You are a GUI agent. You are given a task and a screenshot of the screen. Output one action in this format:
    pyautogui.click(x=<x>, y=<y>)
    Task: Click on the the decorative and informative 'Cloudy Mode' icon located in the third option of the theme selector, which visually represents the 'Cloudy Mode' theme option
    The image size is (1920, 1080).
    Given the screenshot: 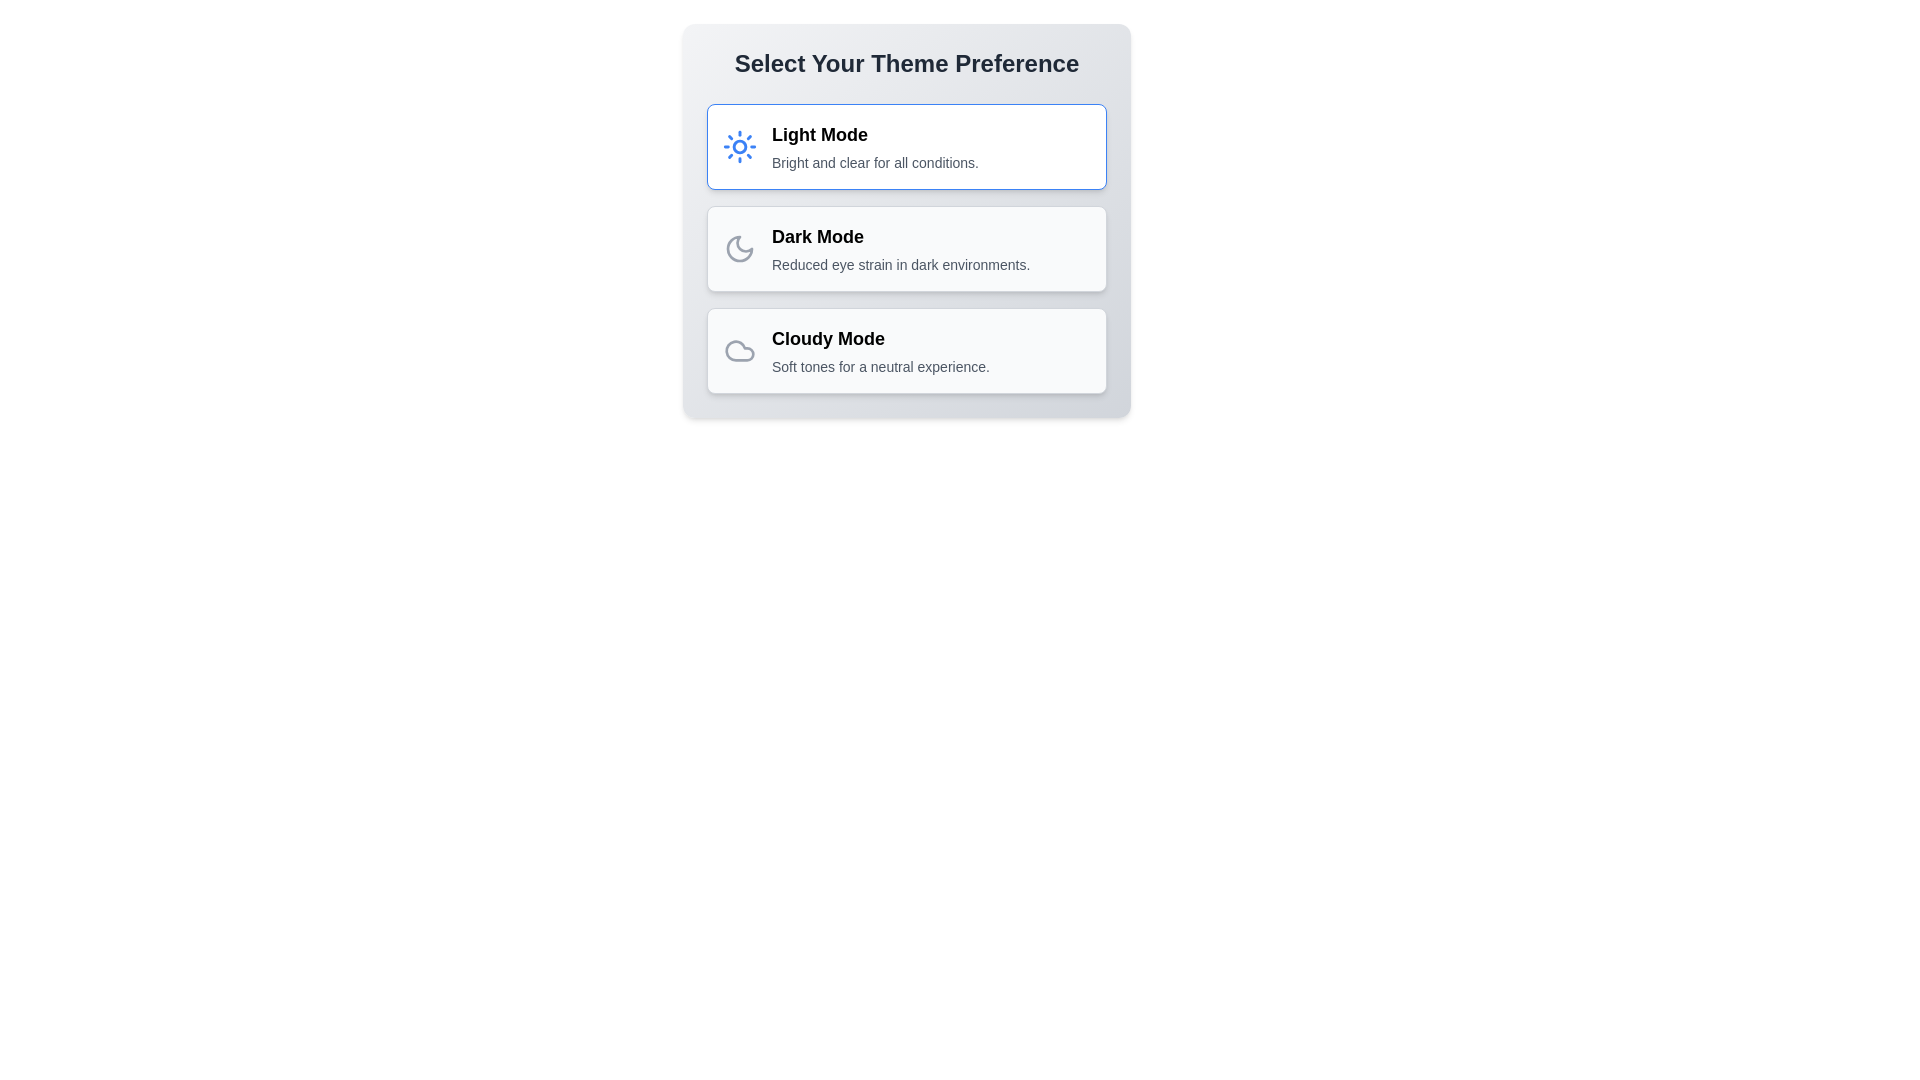 What is the action you would take?
    pyautogui.click(x=738, y=350)
    